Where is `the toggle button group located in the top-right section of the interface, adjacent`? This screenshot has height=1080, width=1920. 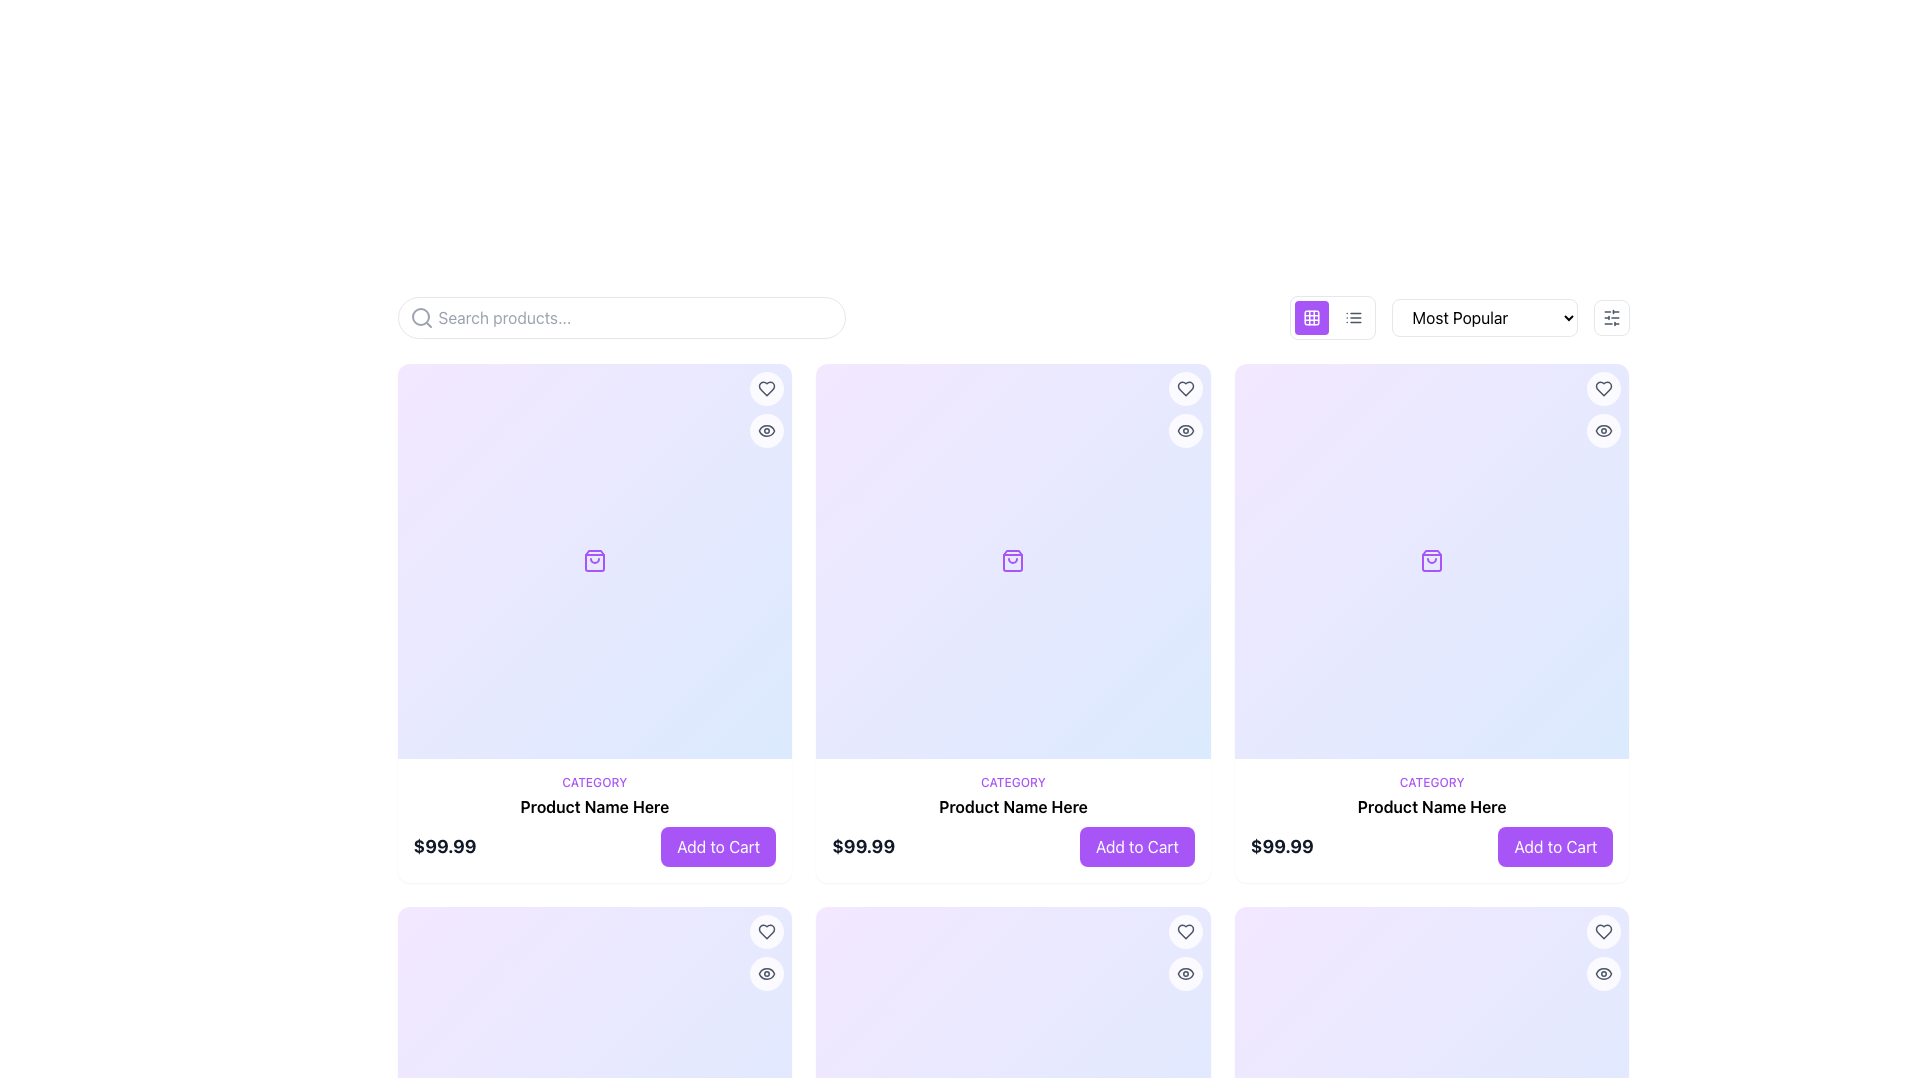
the toggle button group located in the top-right section of the interface, adjacent is located at coordinates (1332, 316).